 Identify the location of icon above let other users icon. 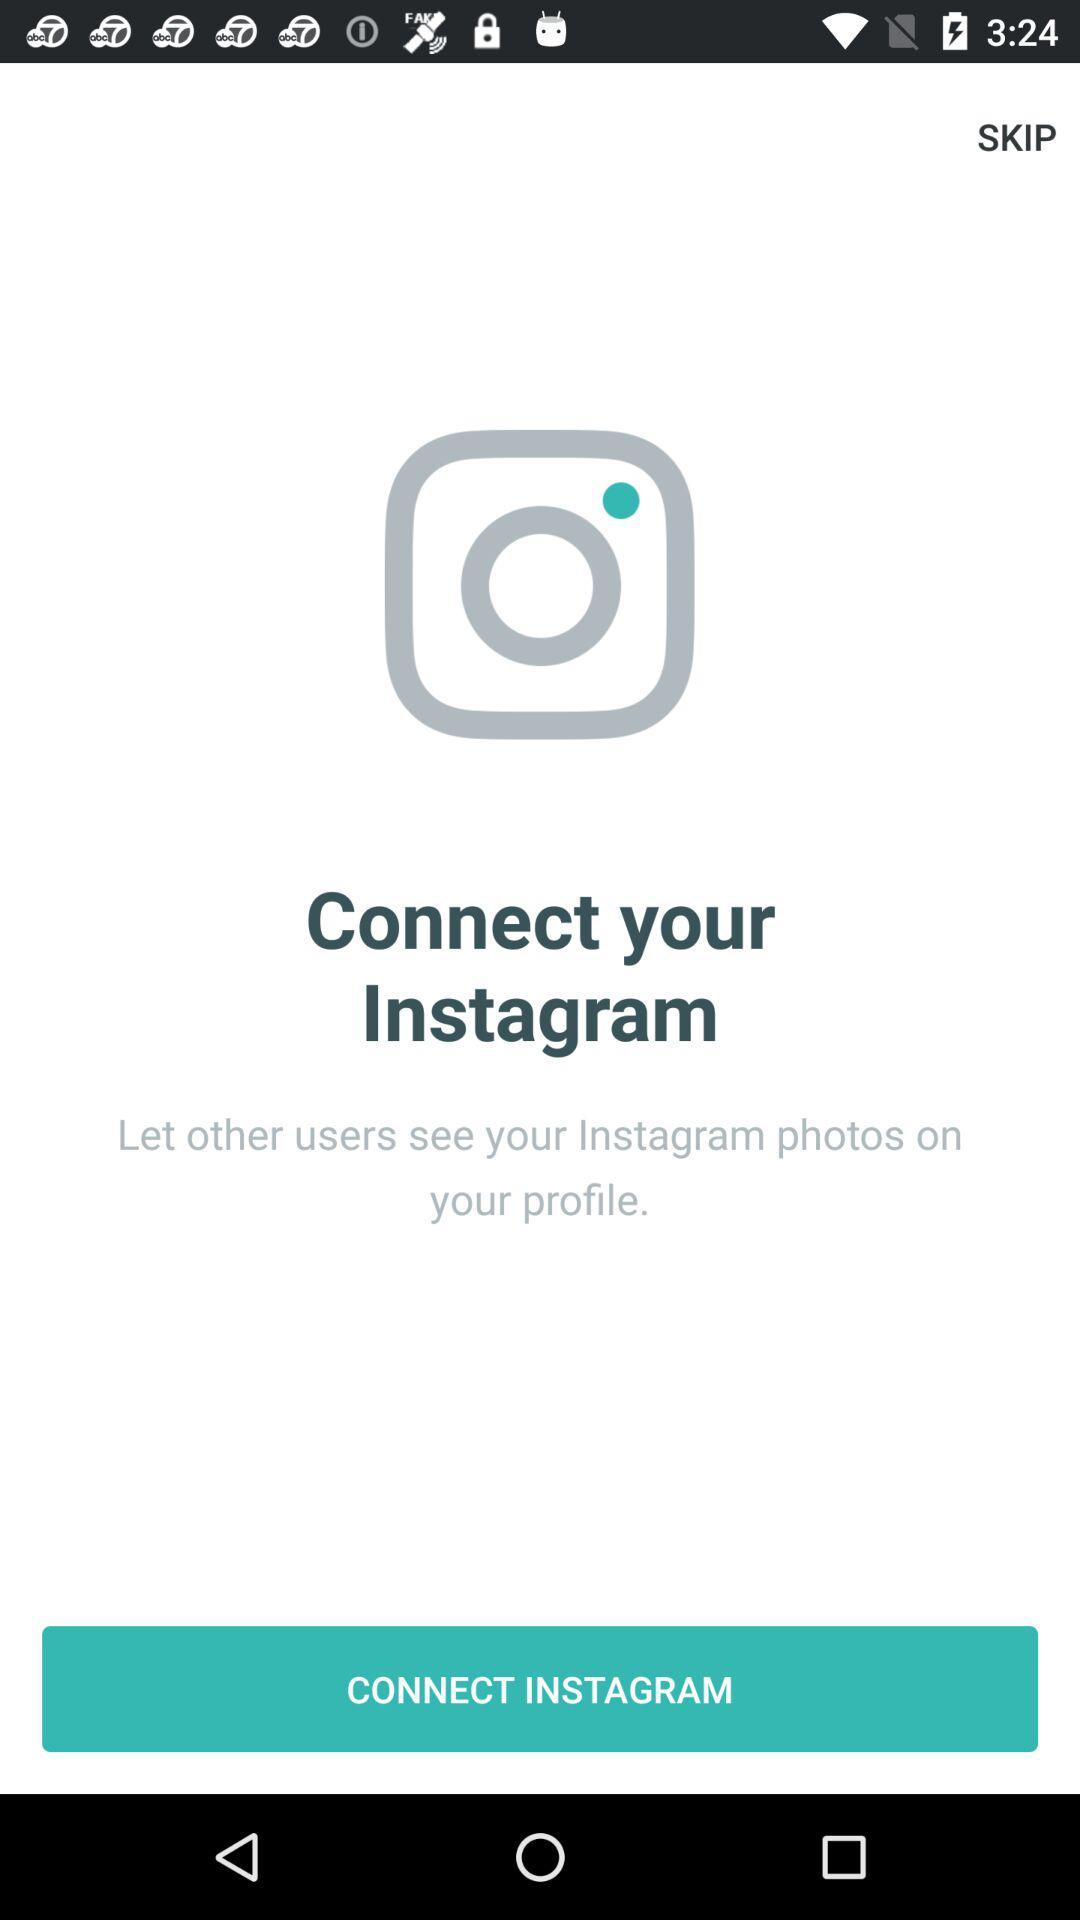
(1017, 135).